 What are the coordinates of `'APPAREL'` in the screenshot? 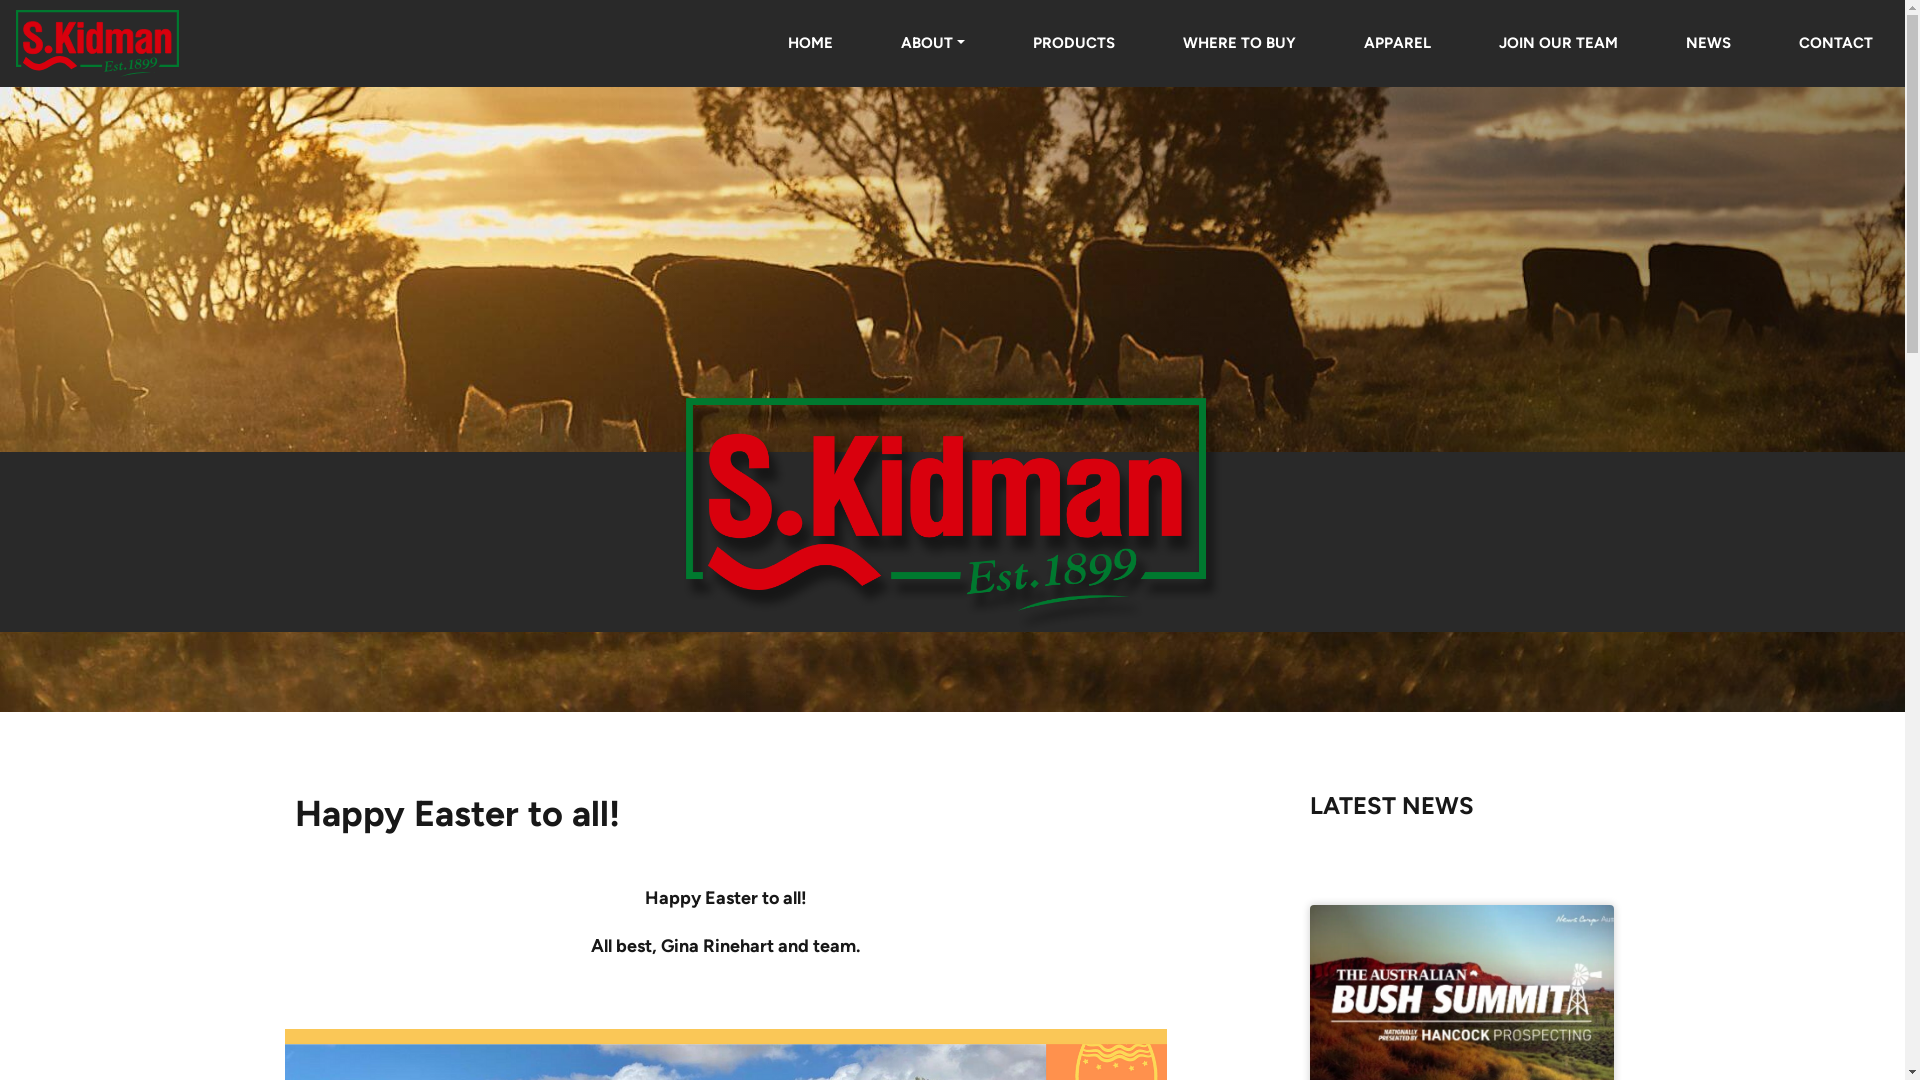 It's located at (1396, 42).